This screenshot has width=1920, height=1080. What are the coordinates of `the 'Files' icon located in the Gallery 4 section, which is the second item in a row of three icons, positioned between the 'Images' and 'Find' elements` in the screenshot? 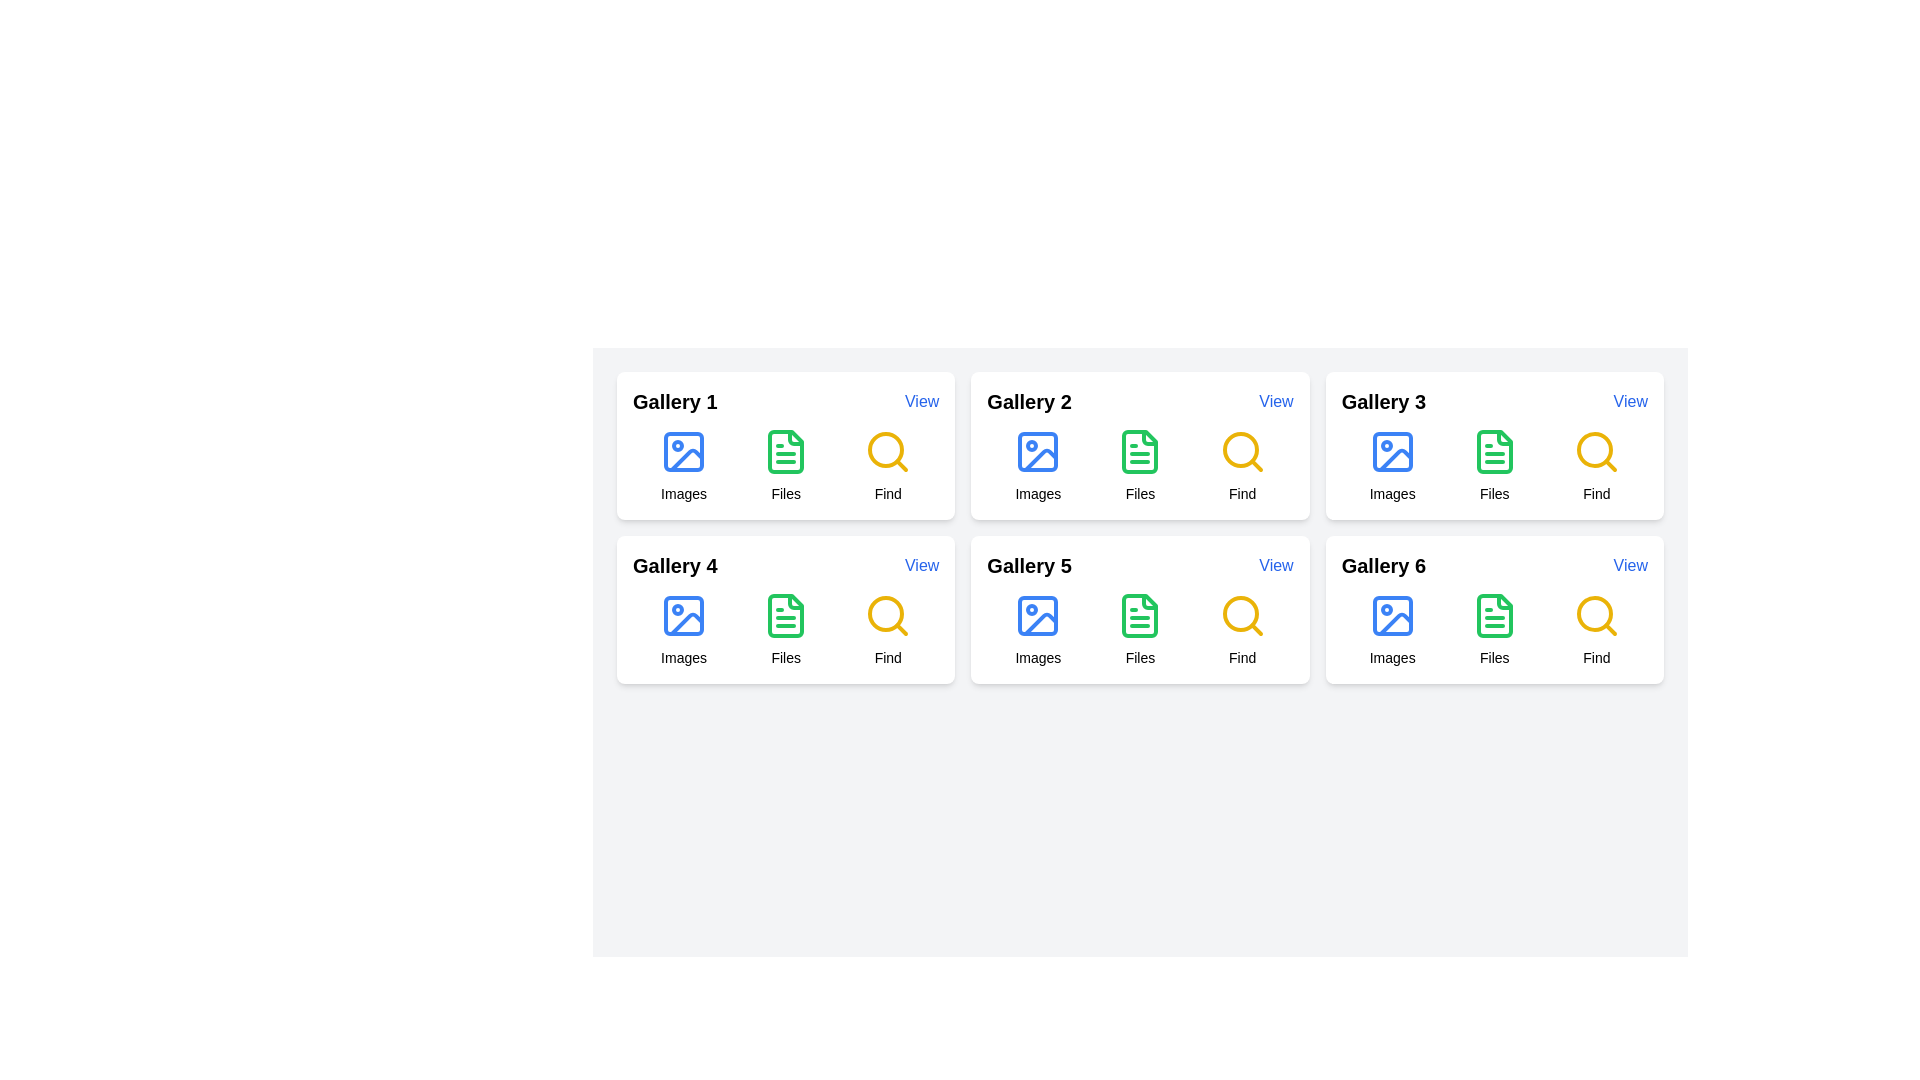 It's located at (785, 628).